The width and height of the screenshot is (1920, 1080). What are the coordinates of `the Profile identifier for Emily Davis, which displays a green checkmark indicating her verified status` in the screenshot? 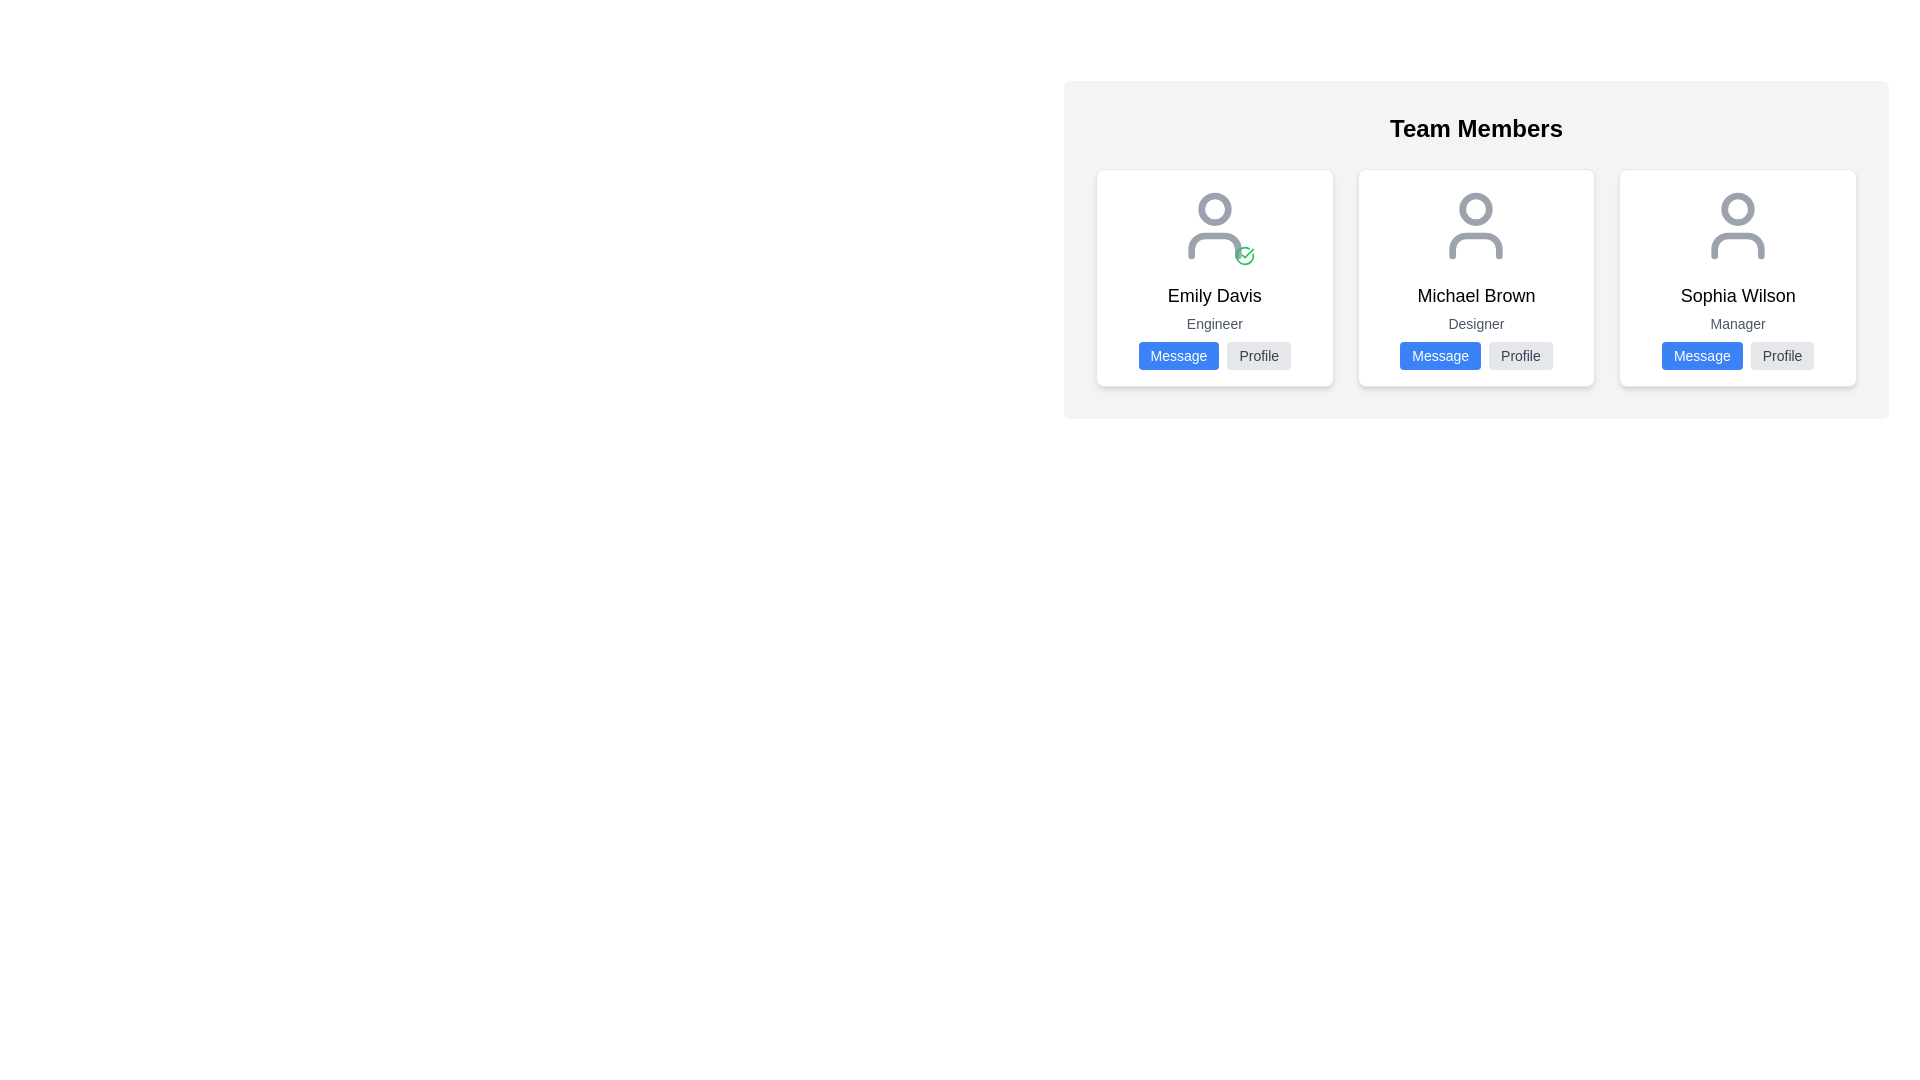 It's located at (1213, 225).